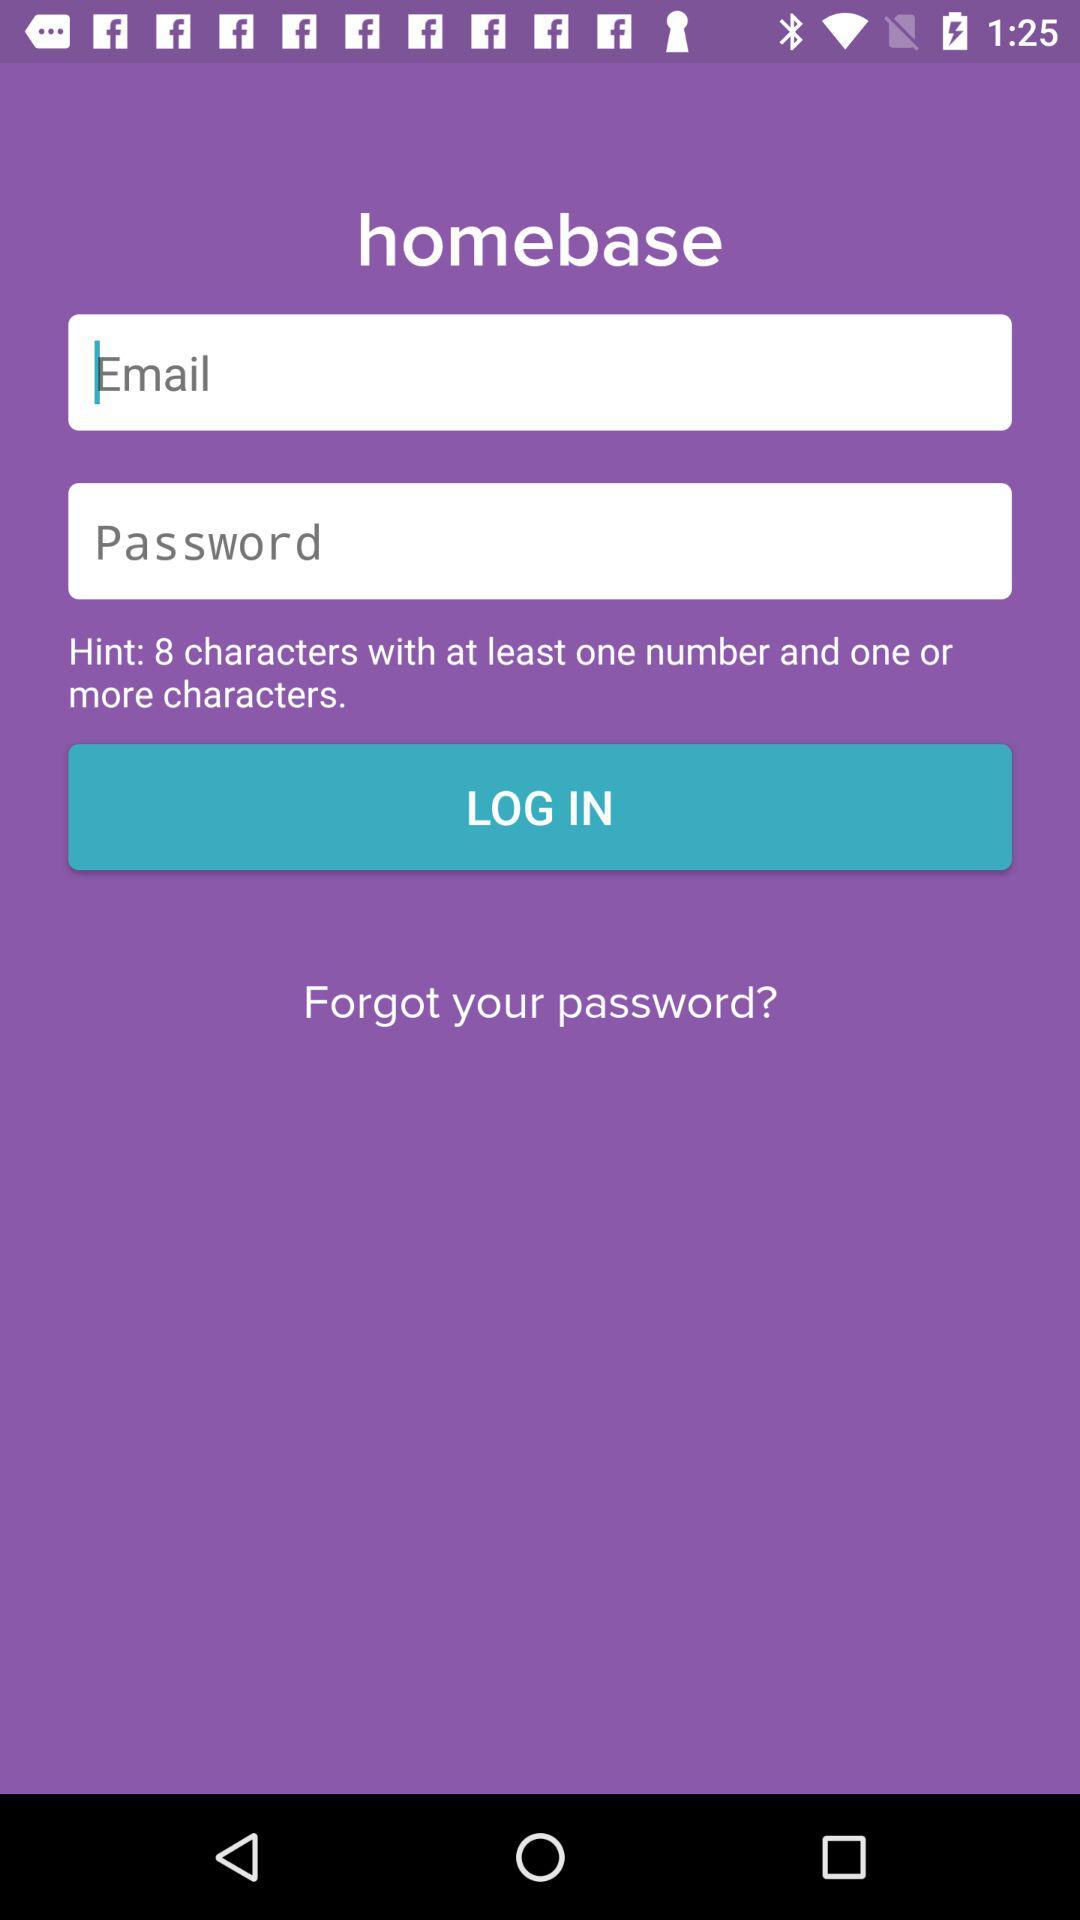 Image resolution: width=1080 pixels, height=1920 pixels. Describe the element at coordinates (540, 372) in the screenshot. I see `the item below the homebase icon` at that location.